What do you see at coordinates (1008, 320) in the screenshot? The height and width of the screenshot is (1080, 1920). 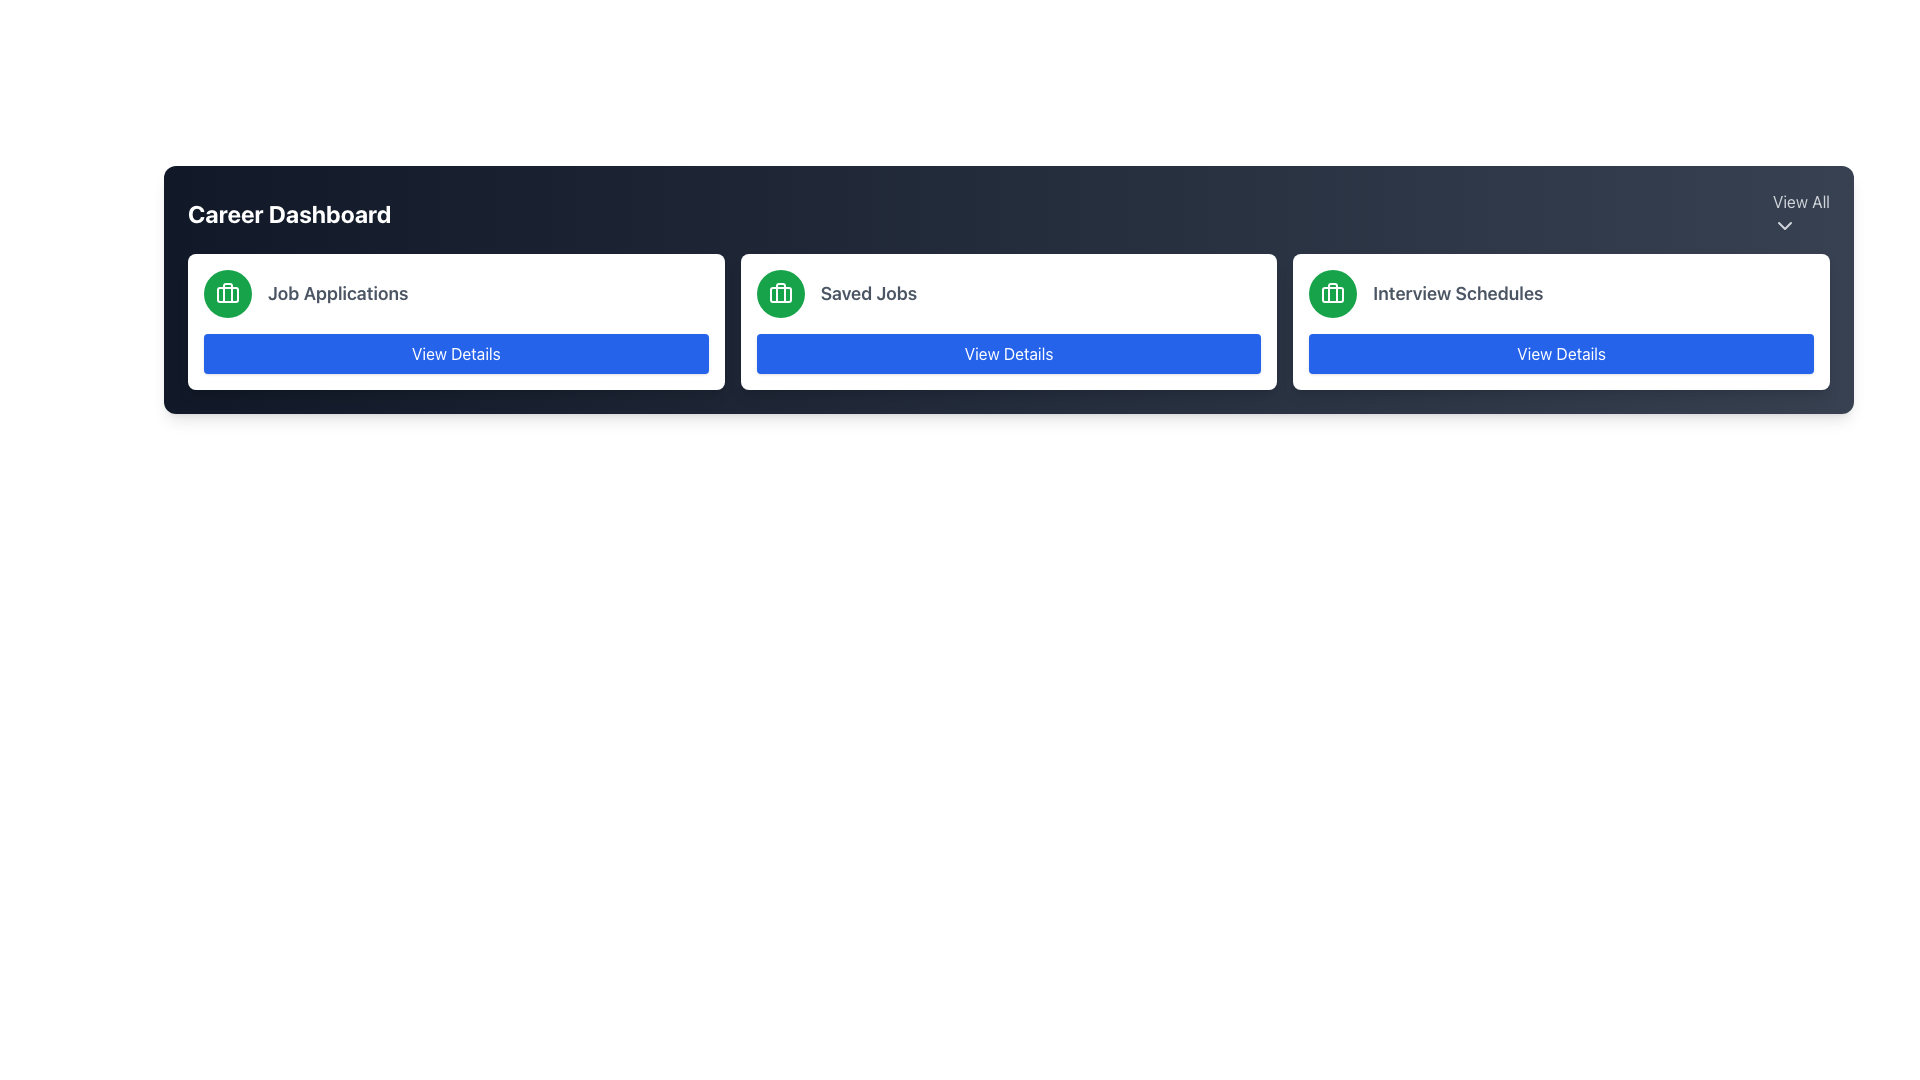 I see `the 'View Details' button within the 'Saved Jobs' section of the Career Dashboard` at bounding box center [1008, 320].